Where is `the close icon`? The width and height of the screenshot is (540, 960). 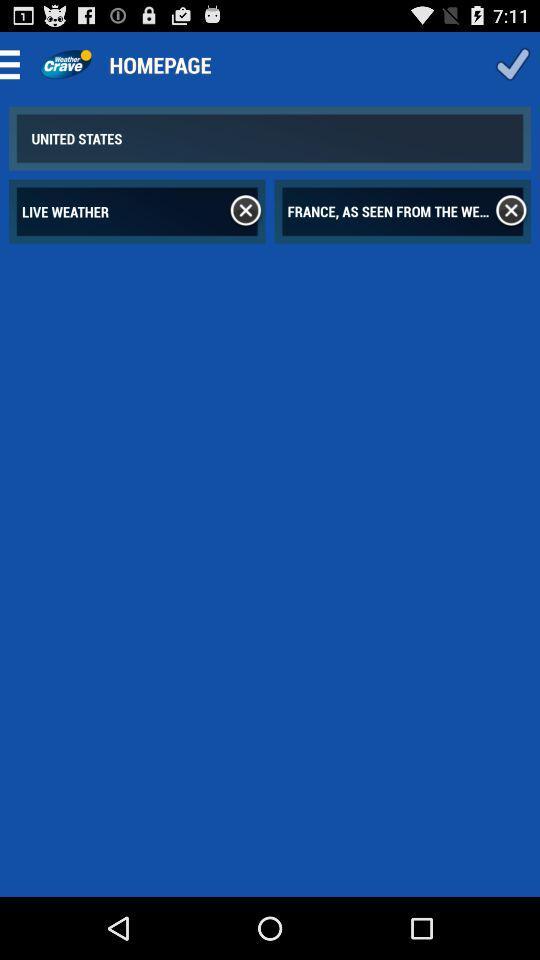
the close icon is located at coordinates (245, 226).